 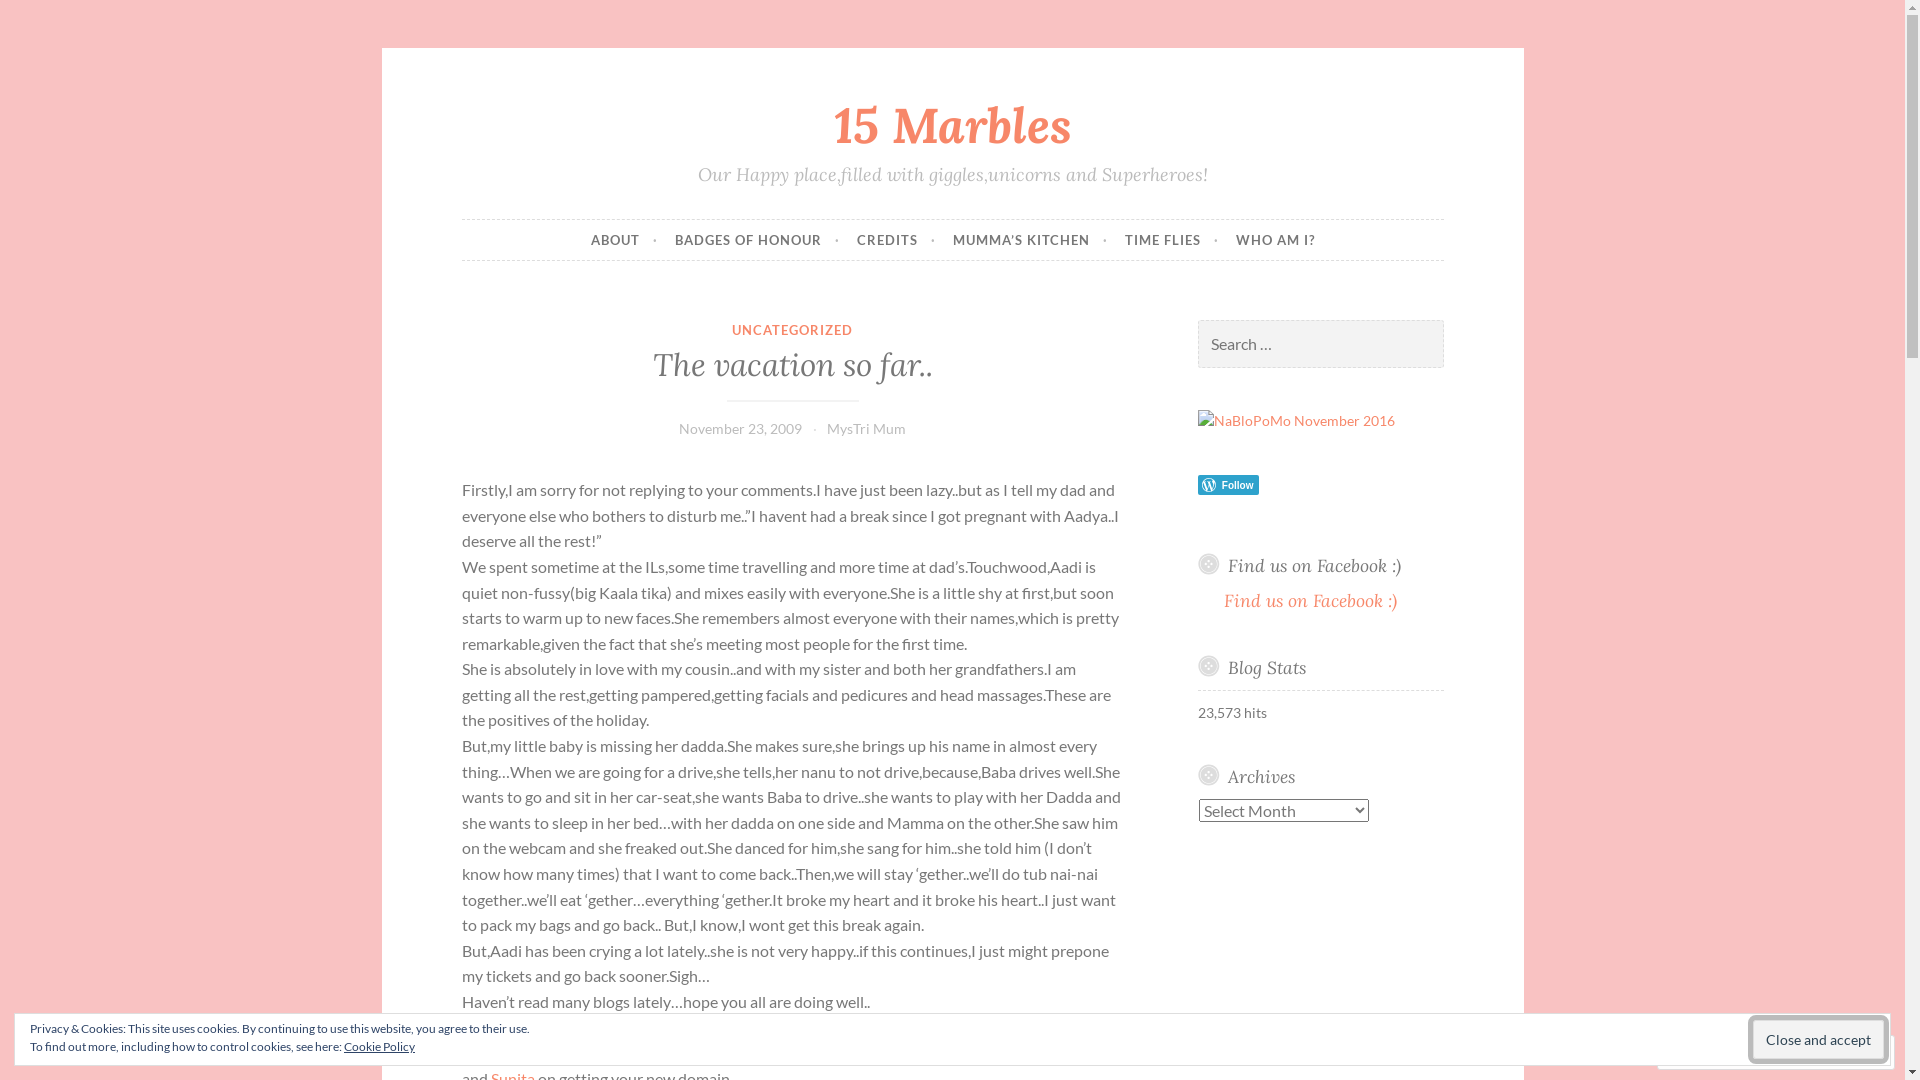 What do you see at coordinates (546, 1051) in the screenshot?
I see `'Parul'` at bounding box center [546, 1051].